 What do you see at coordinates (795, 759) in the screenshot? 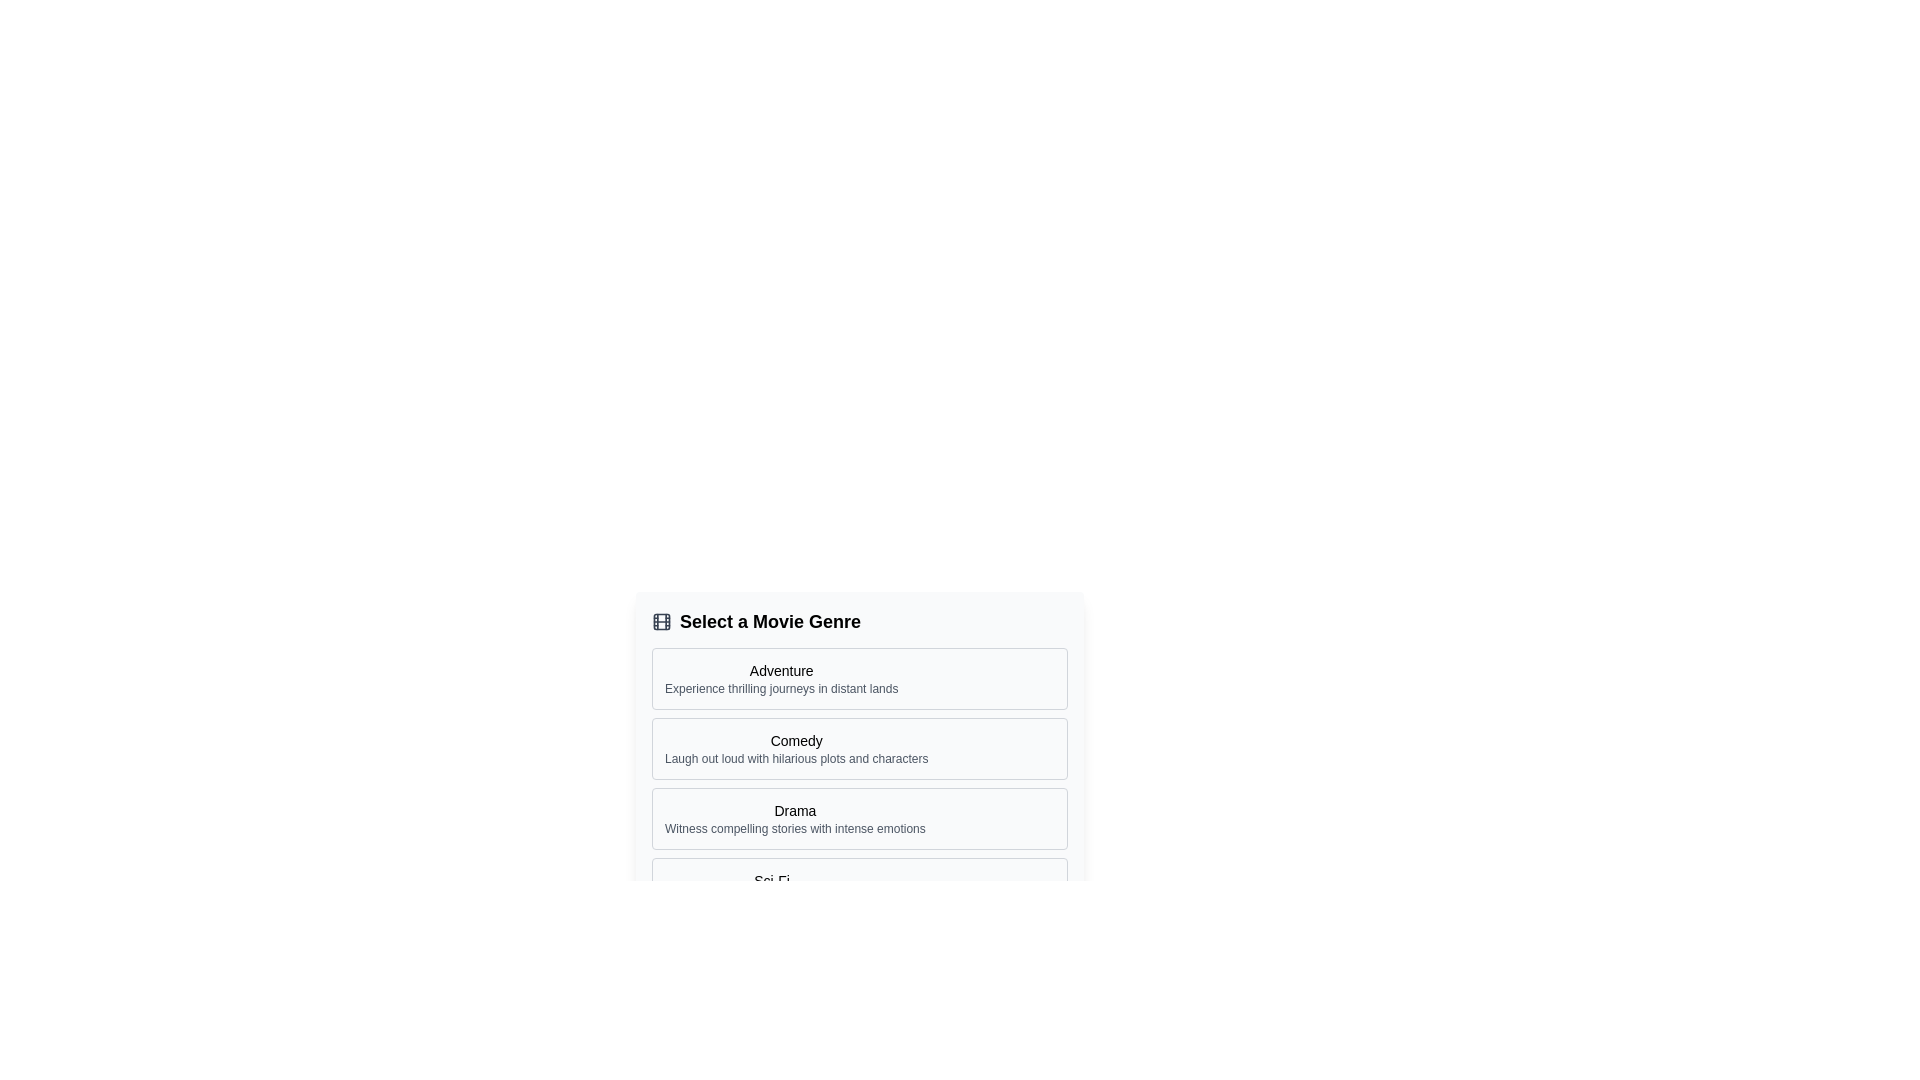
I see `the static text element that provides a descriptive subtext or tagline under the 'Comedy' category, located beneath the header text 'Comedy'` at bounding box center [795, 759].